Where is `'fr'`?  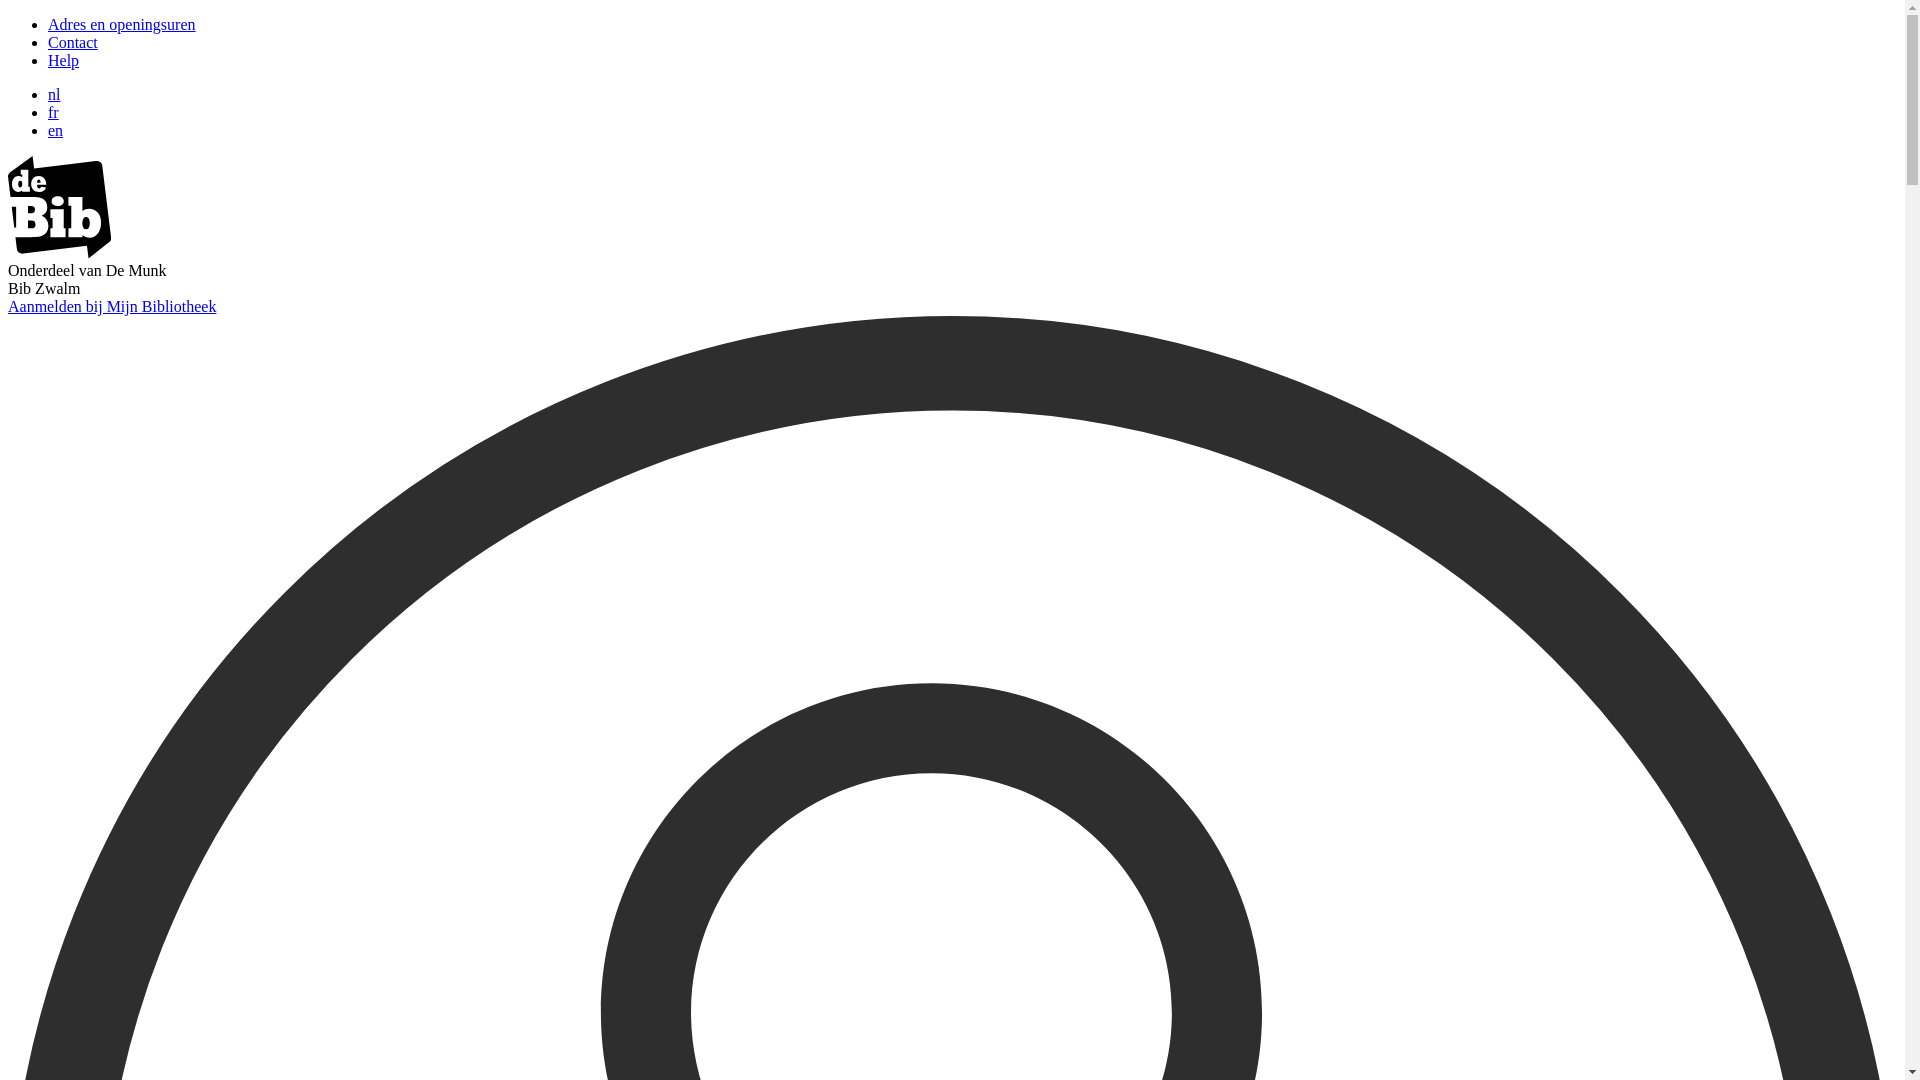 'fr' is located at coordinates (53, 112).